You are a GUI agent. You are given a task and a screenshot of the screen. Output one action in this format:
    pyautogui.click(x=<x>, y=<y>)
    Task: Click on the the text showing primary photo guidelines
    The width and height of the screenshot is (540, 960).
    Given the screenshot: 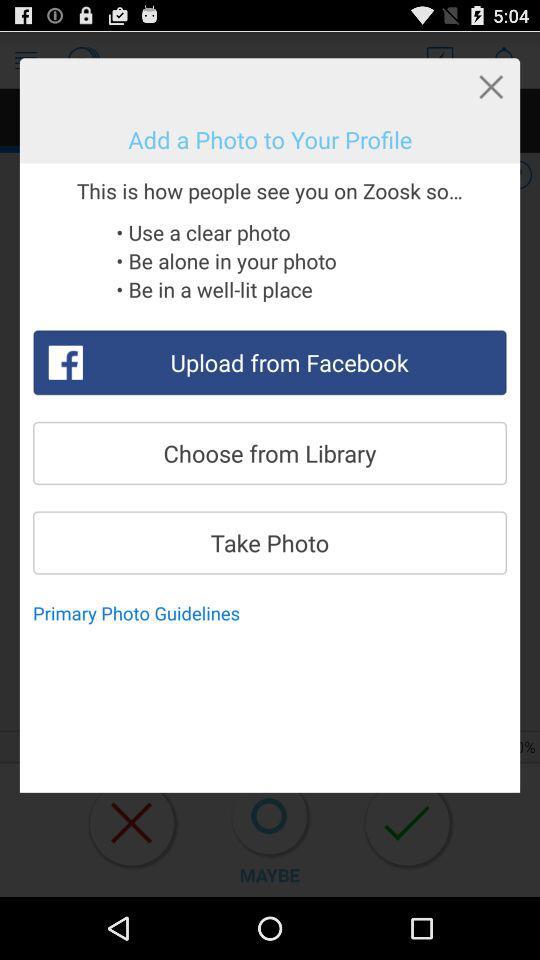 What is the action you would take?
    pyautogui.click(x=141, y=612)
    